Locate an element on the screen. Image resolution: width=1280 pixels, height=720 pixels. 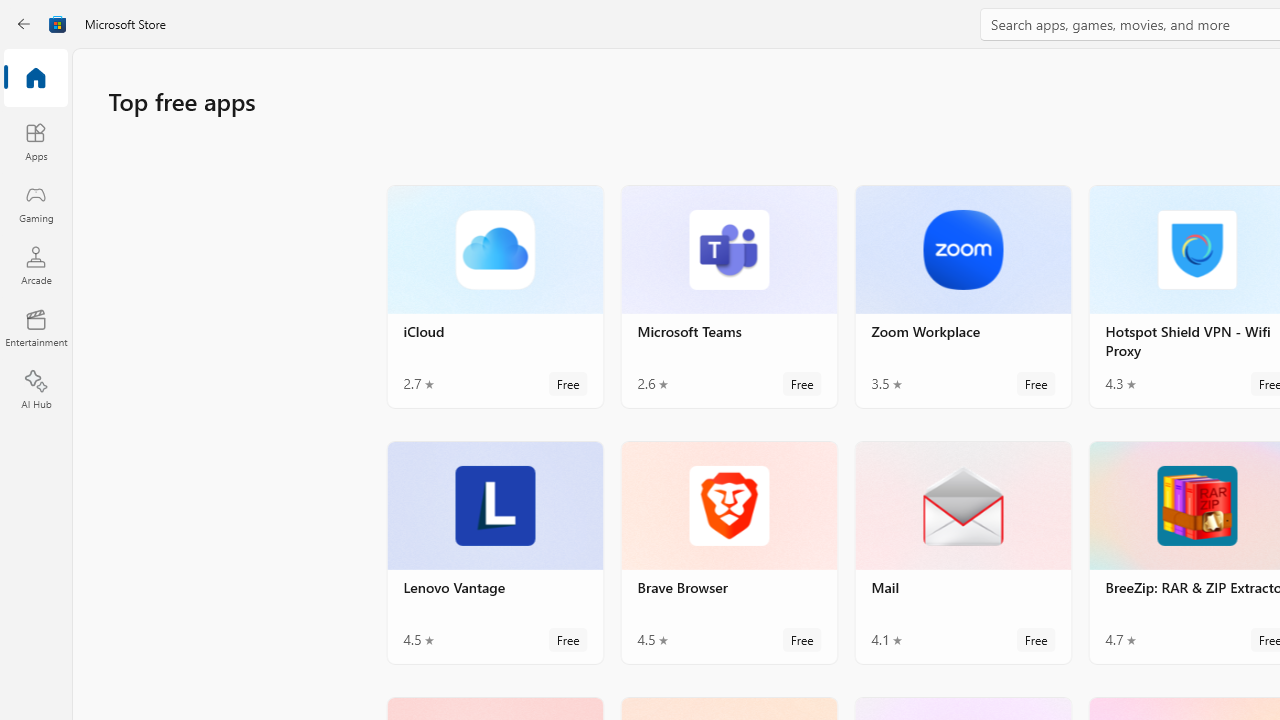
'Mail. Average rating of 4.1 out of five stars. Free  ' is located at coordinates (963, 551).